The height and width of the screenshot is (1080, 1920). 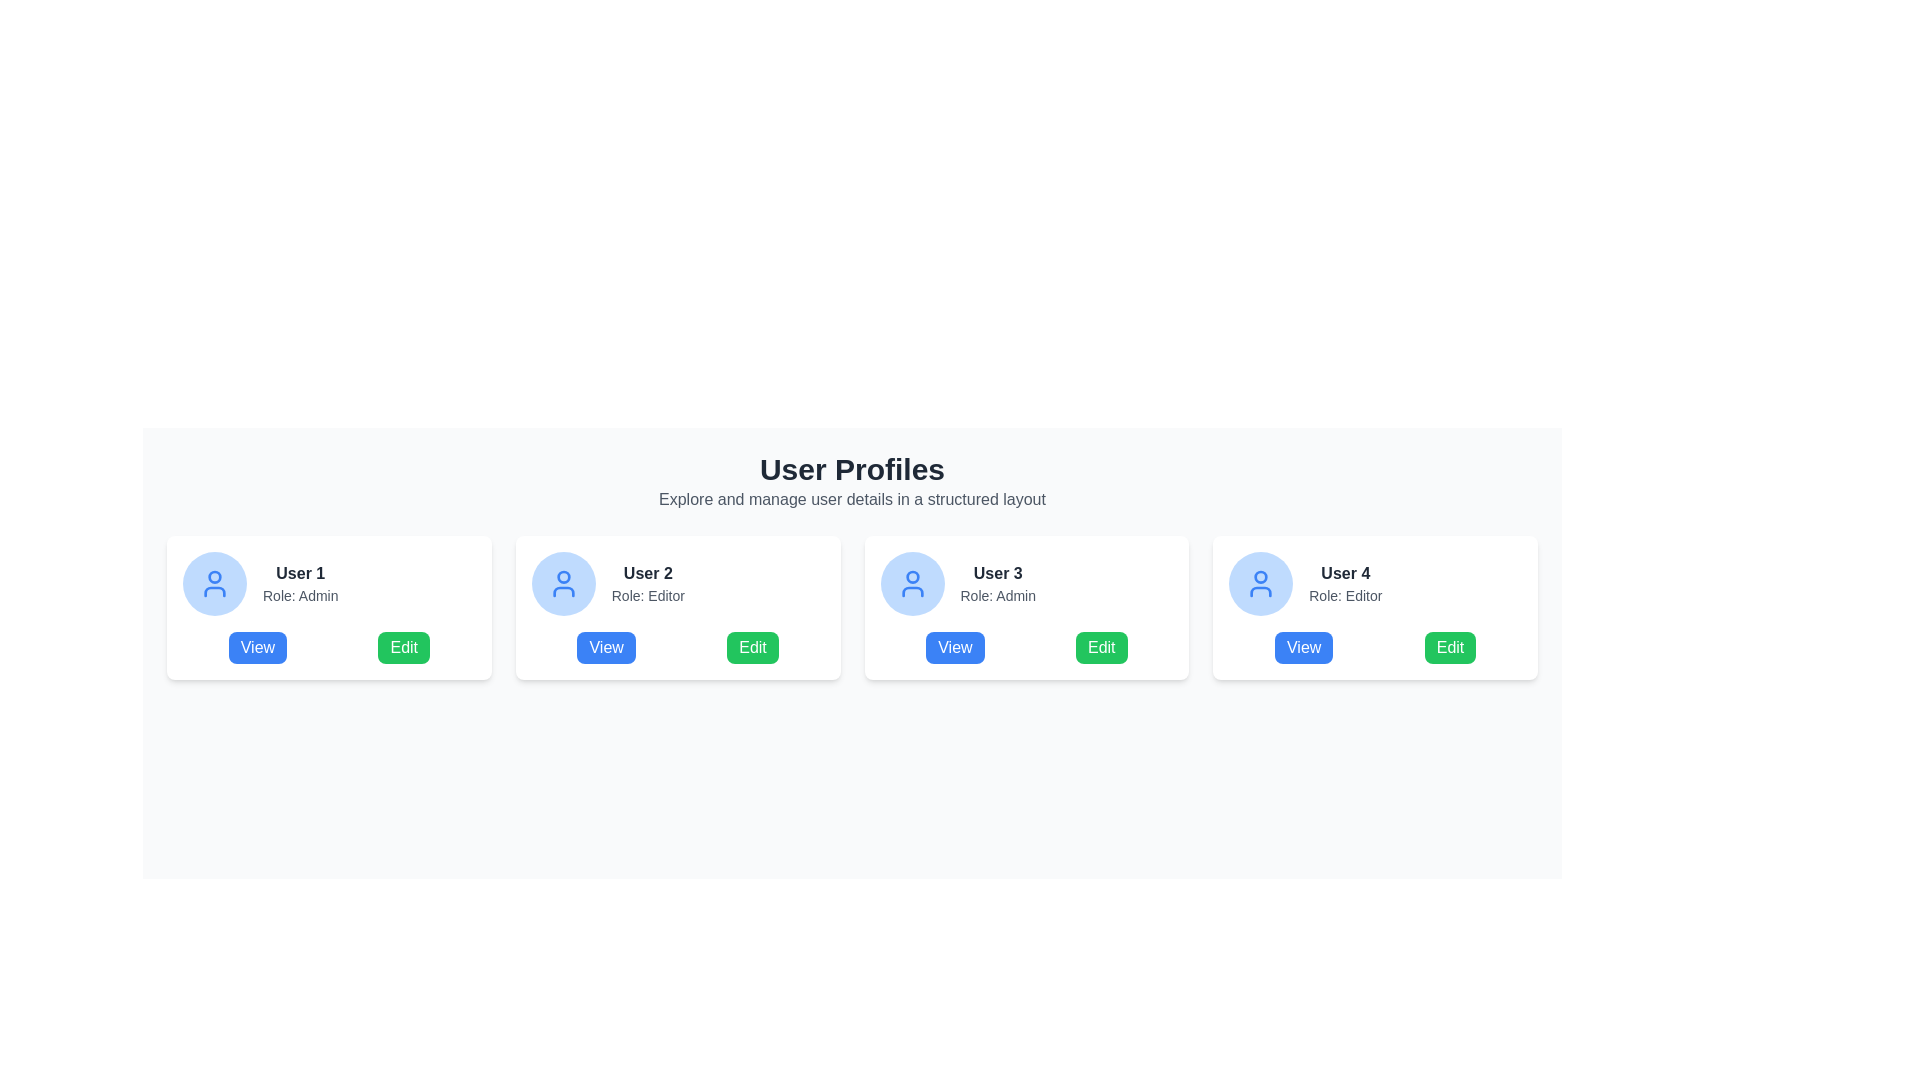 I want to click on the button in the lower-left section of the 'User 1' card, so click(x=256, y=648).